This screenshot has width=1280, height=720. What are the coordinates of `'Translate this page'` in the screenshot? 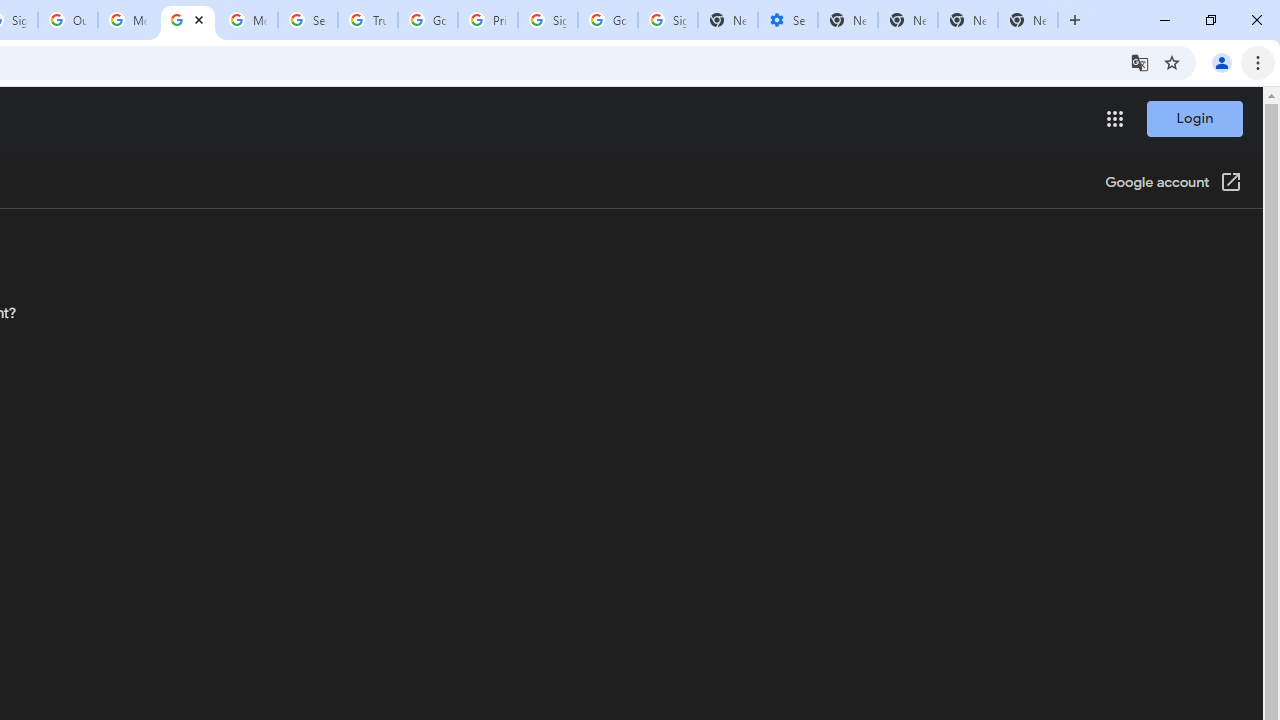 It's located at (1139, 61).